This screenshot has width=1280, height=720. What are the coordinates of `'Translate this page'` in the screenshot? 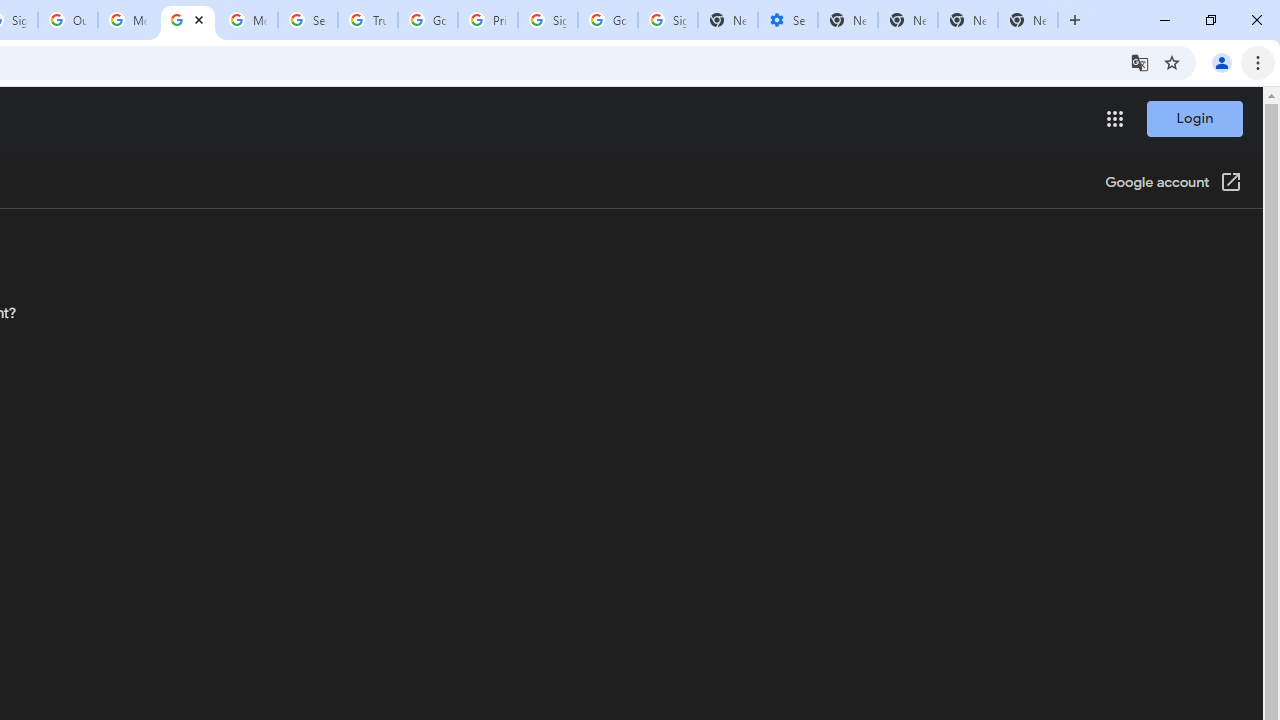 It's located at (1139, 61).